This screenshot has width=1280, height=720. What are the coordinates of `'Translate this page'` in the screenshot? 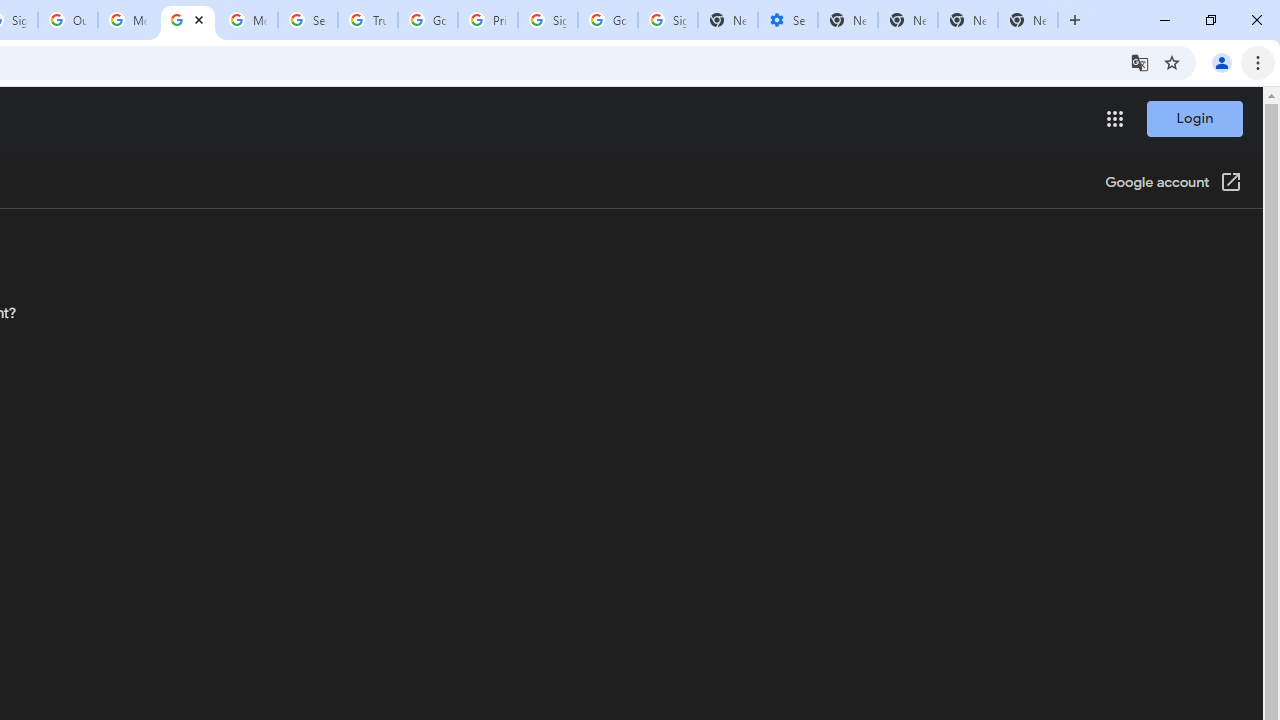 It's located at (1139, 61).